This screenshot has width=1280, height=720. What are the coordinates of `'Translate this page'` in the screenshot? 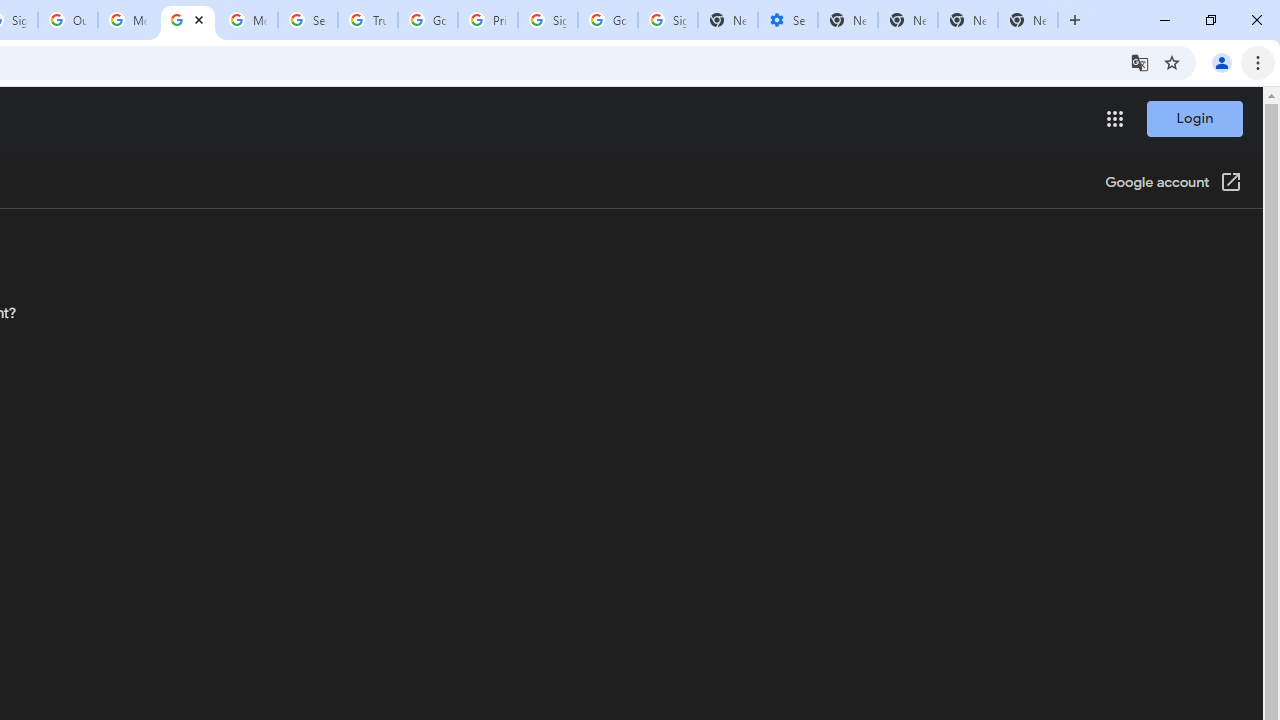 It's located at (1139, 61).